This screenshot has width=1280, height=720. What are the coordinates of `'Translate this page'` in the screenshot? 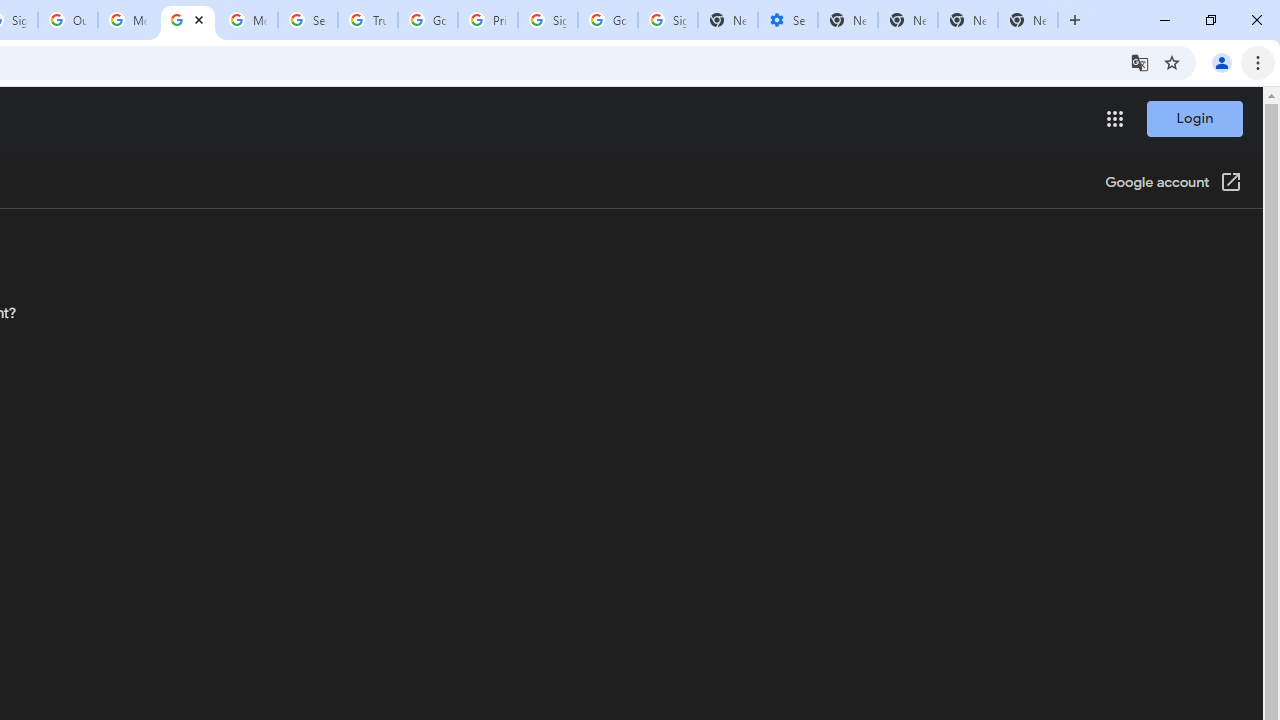 It's located at (1139, 61).